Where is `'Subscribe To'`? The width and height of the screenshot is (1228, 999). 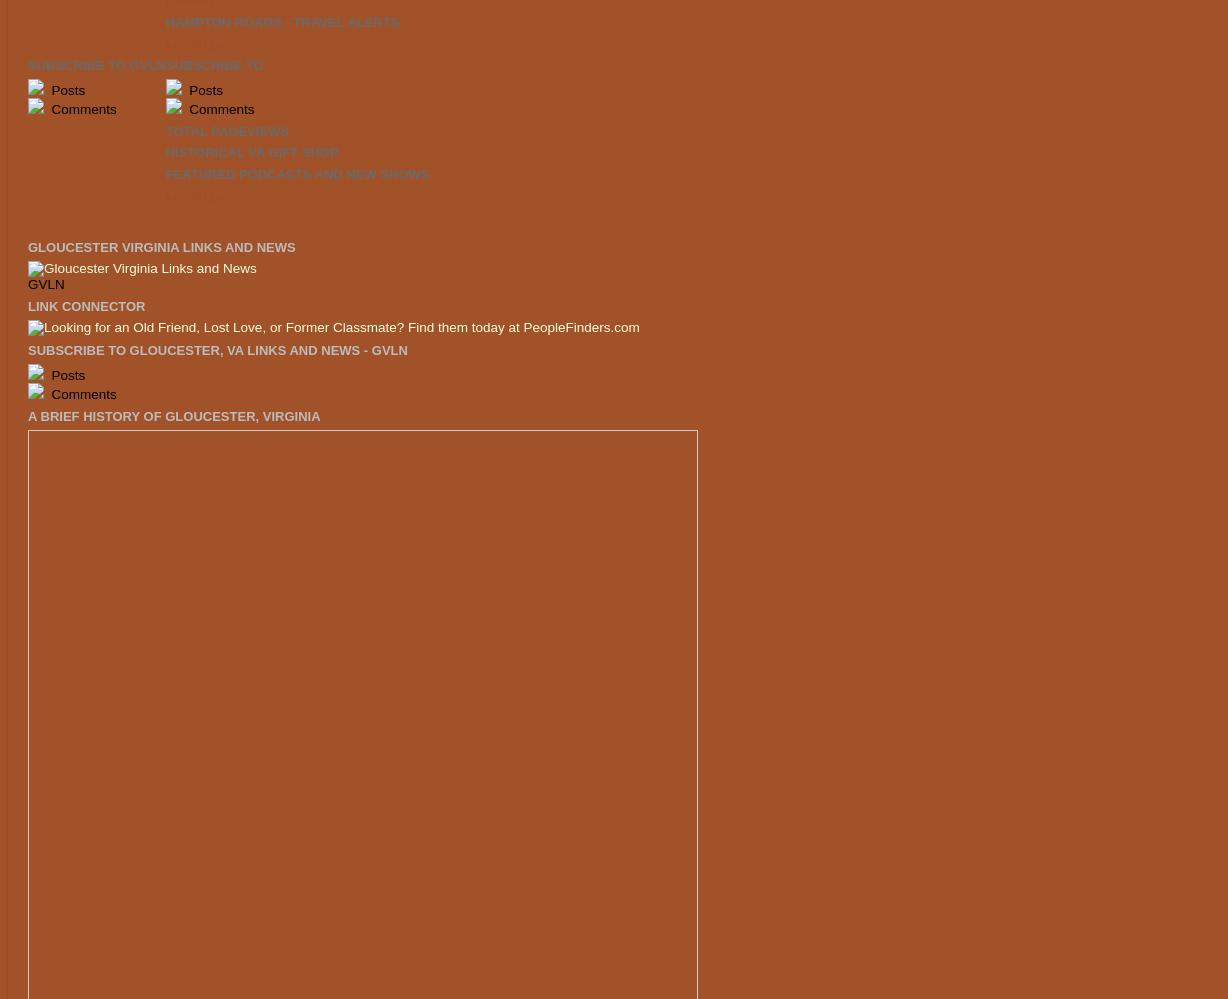 'Subscribe To' is located at coordinates (213, 63).